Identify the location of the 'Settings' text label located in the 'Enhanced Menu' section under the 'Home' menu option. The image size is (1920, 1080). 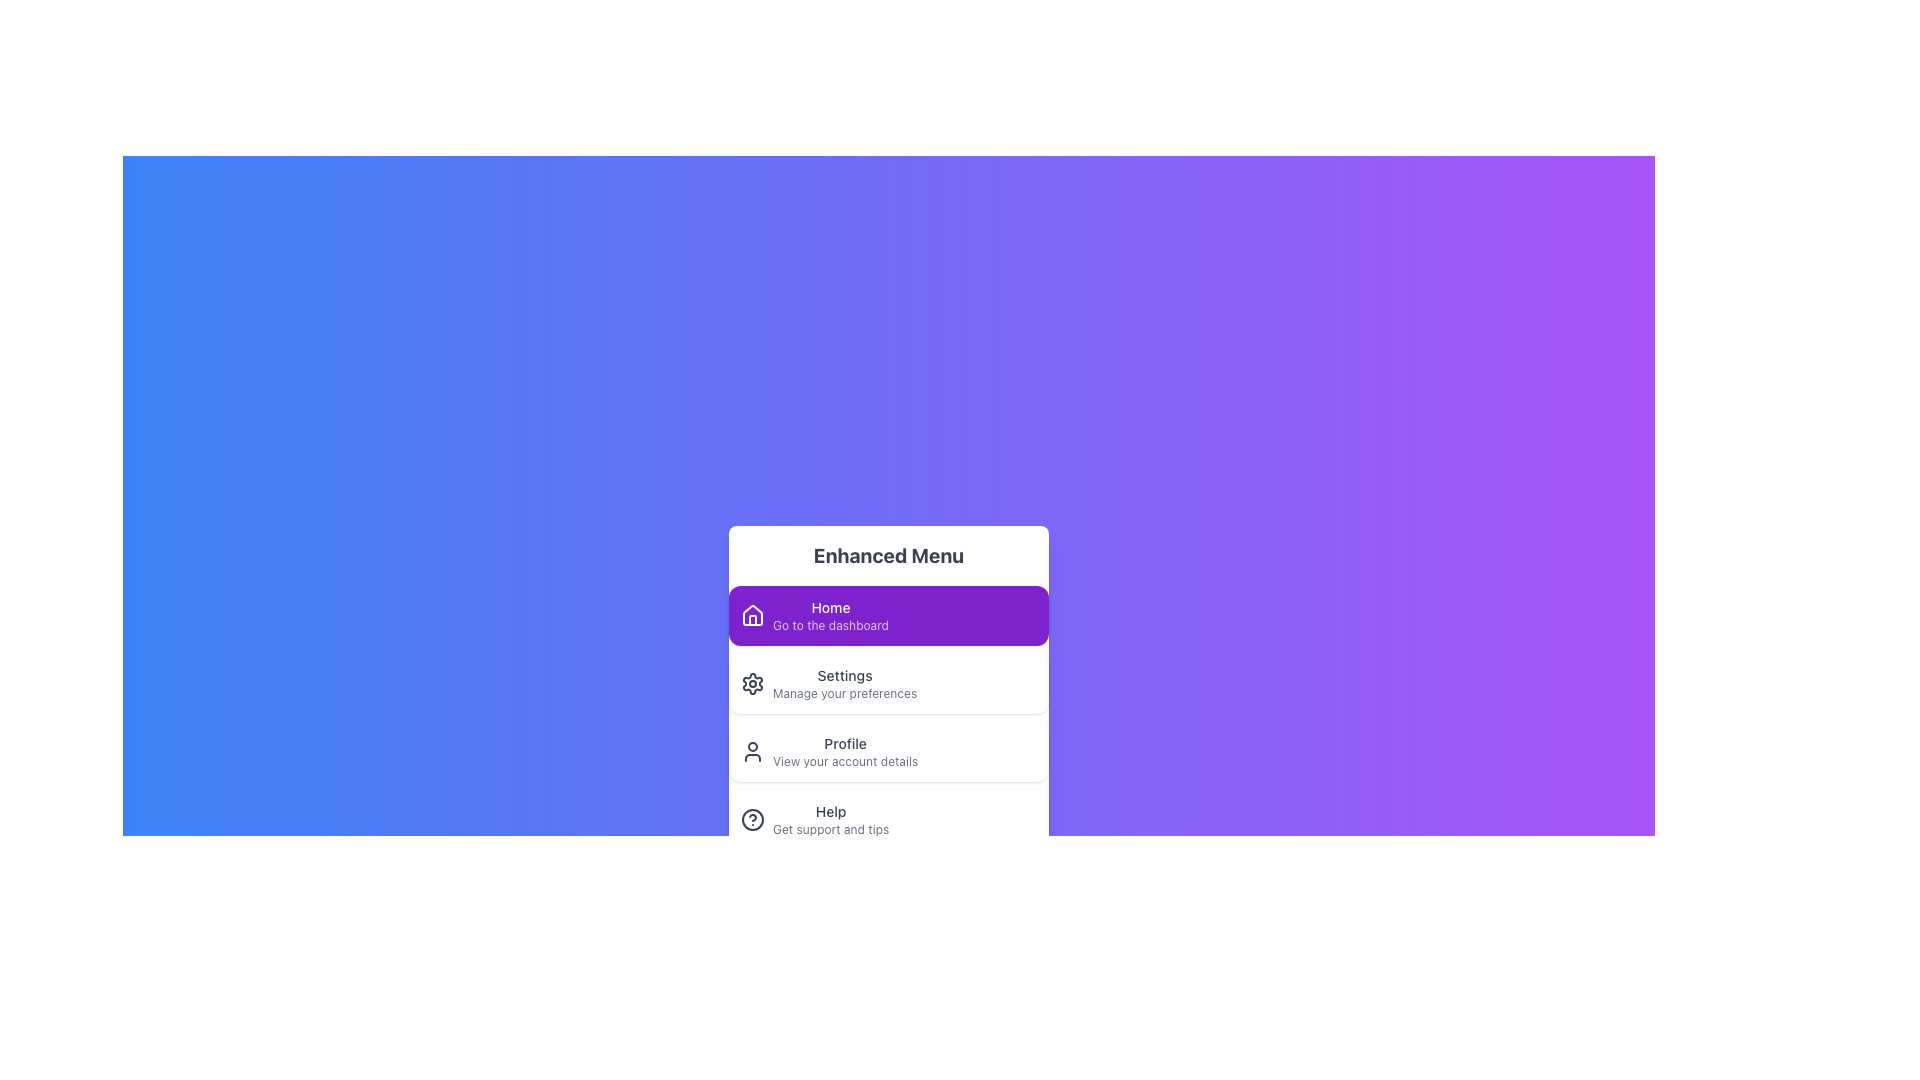
(845, 675).